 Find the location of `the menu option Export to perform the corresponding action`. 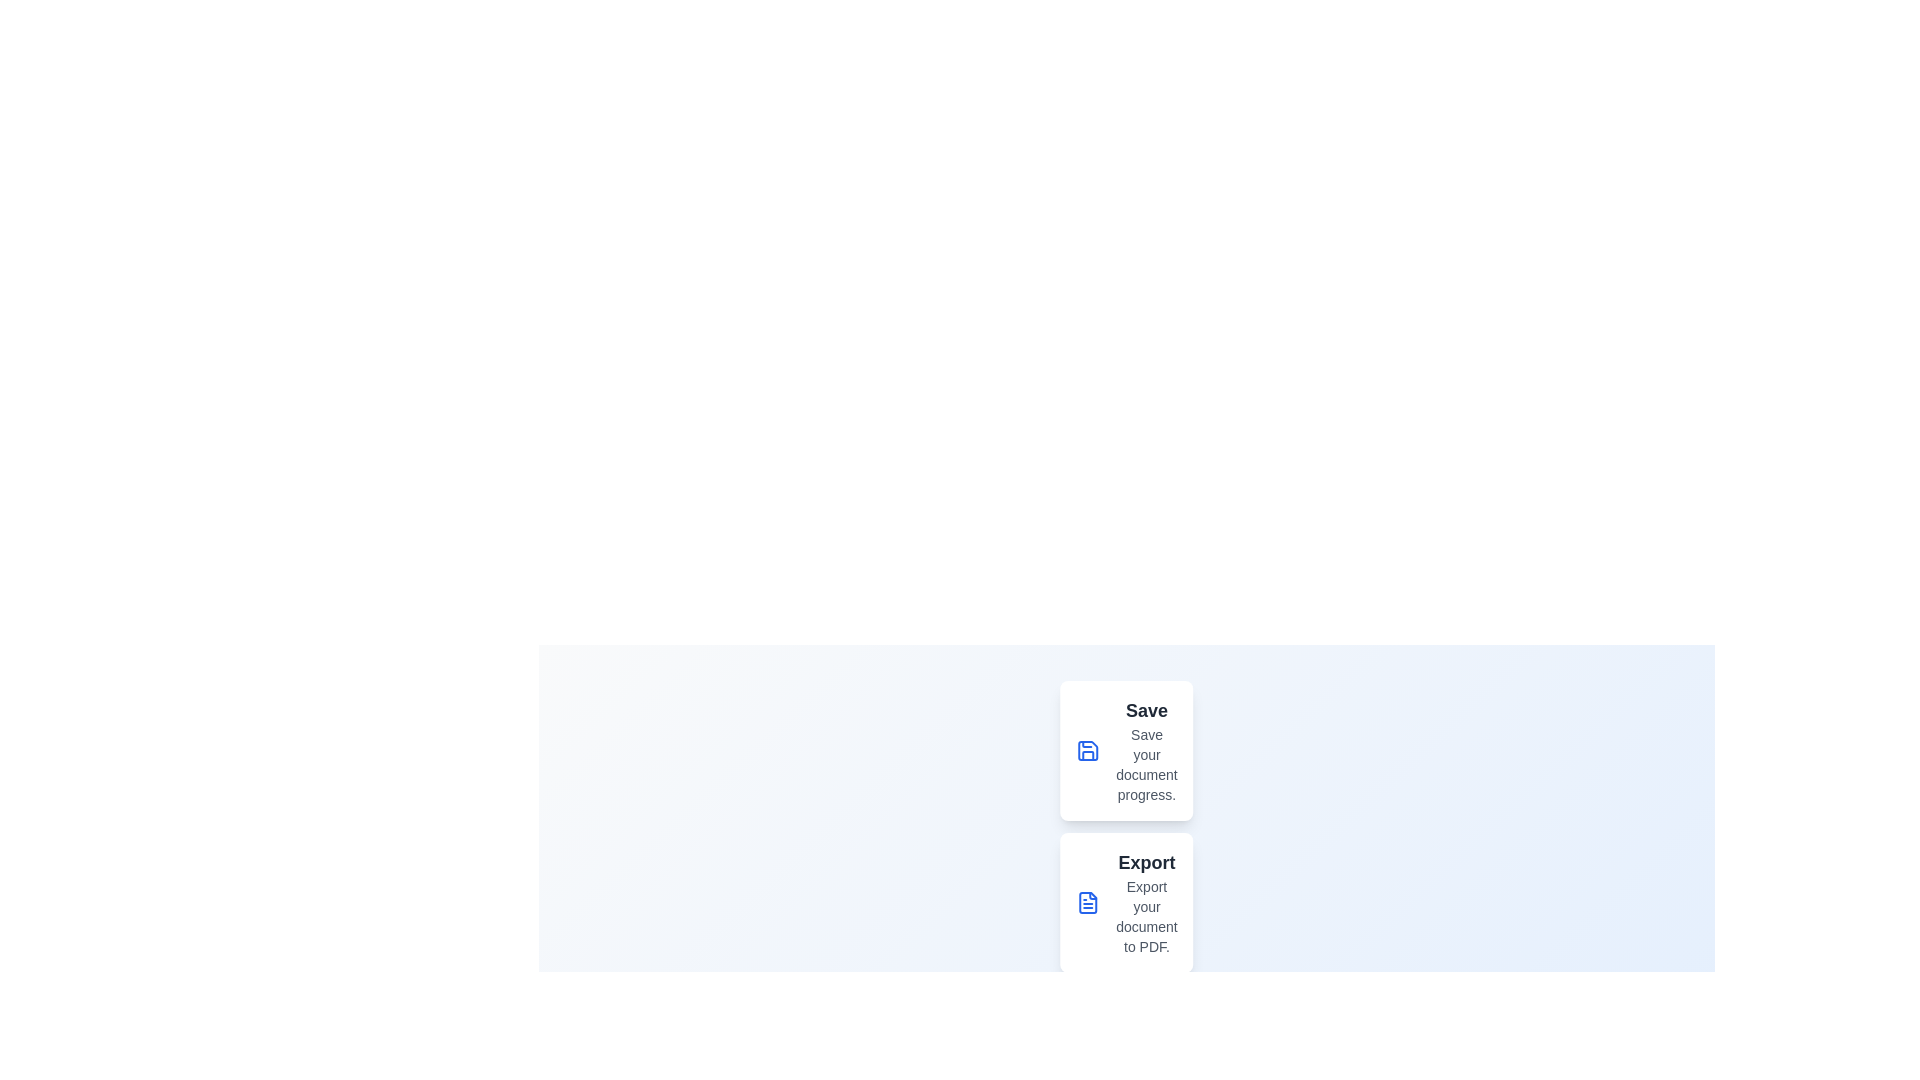

the menu option Export to perform the corresponding action is located at coordinates (1087, 902).